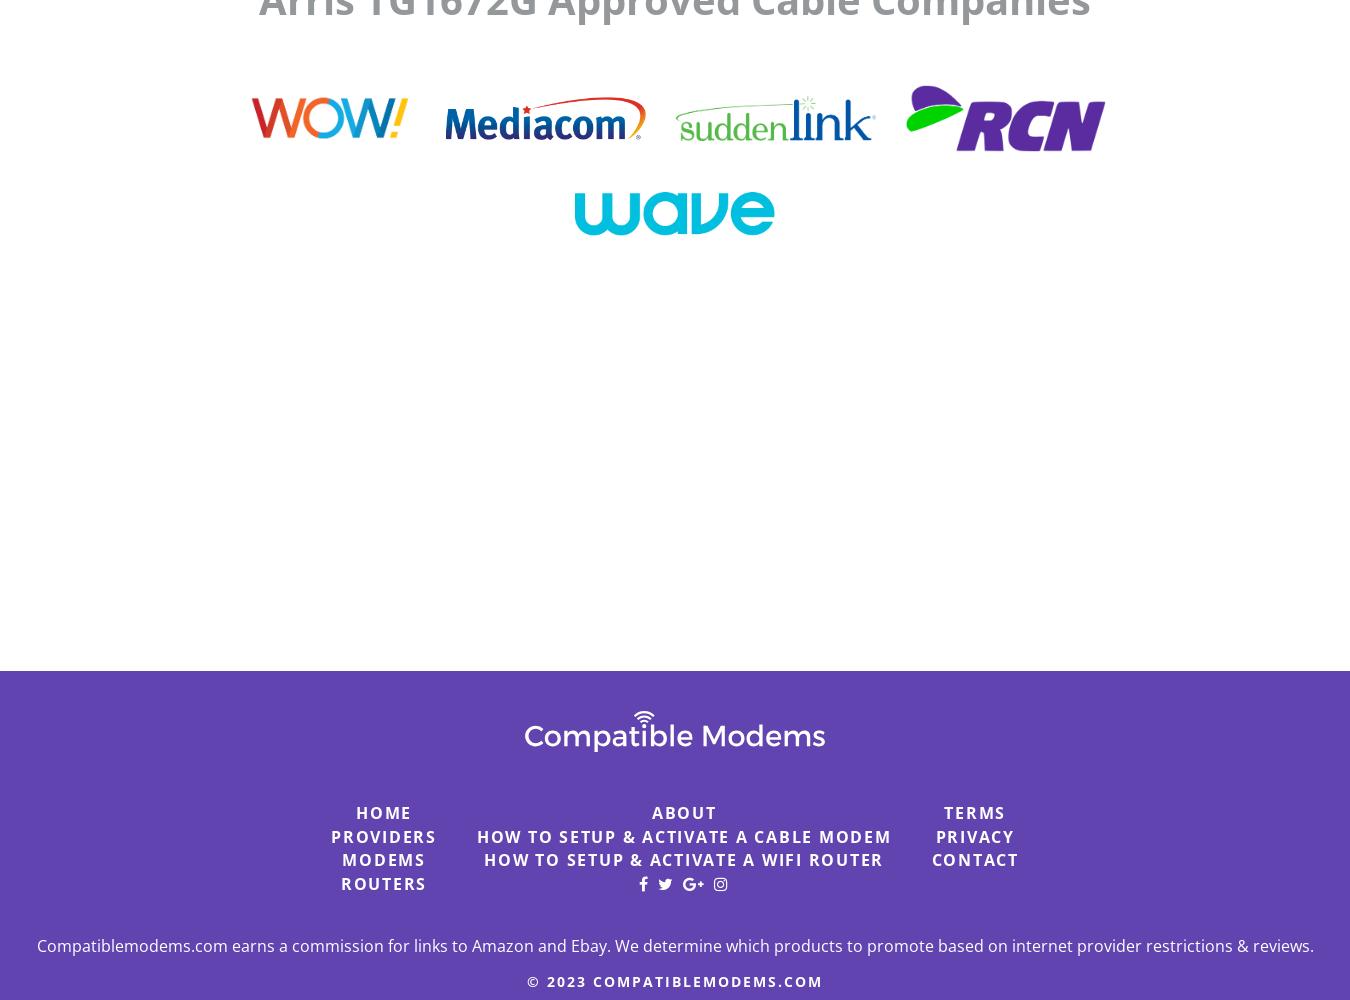  What do you see at coordinates (383, 812) in the screenshot?
I see `'Home'` at bounding box center [383, 812].